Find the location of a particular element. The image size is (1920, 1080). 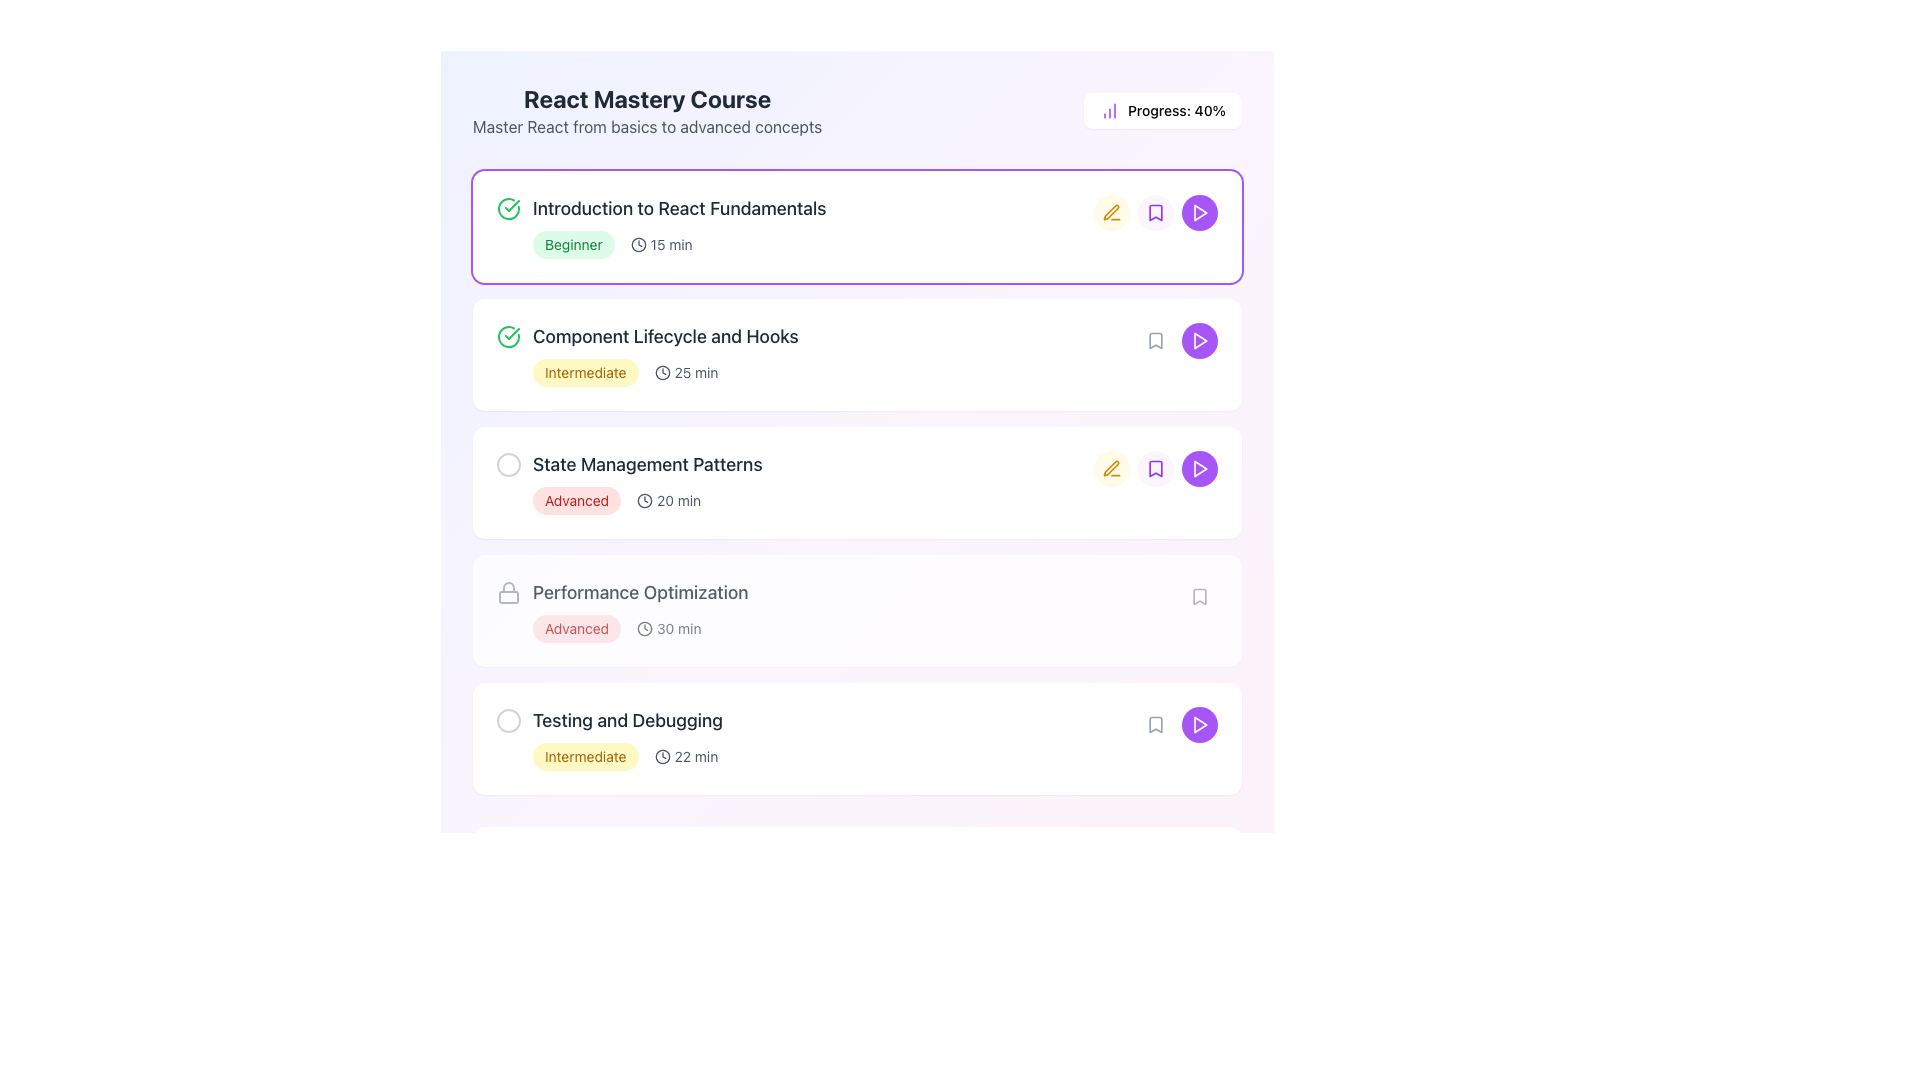

the play icon inside the purple circular button is located at coordinates (1200, 469).